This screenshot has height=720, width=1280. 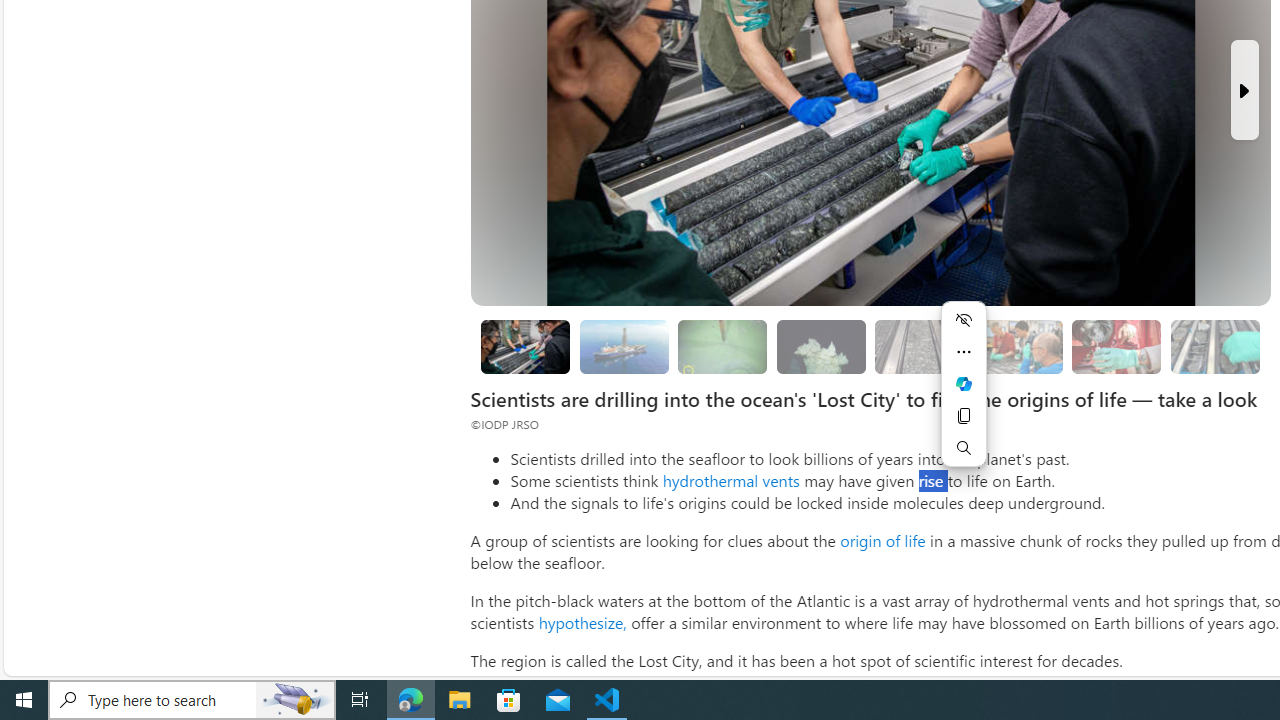 I want to click on 'Hide menu', so click(x=963, y=319).